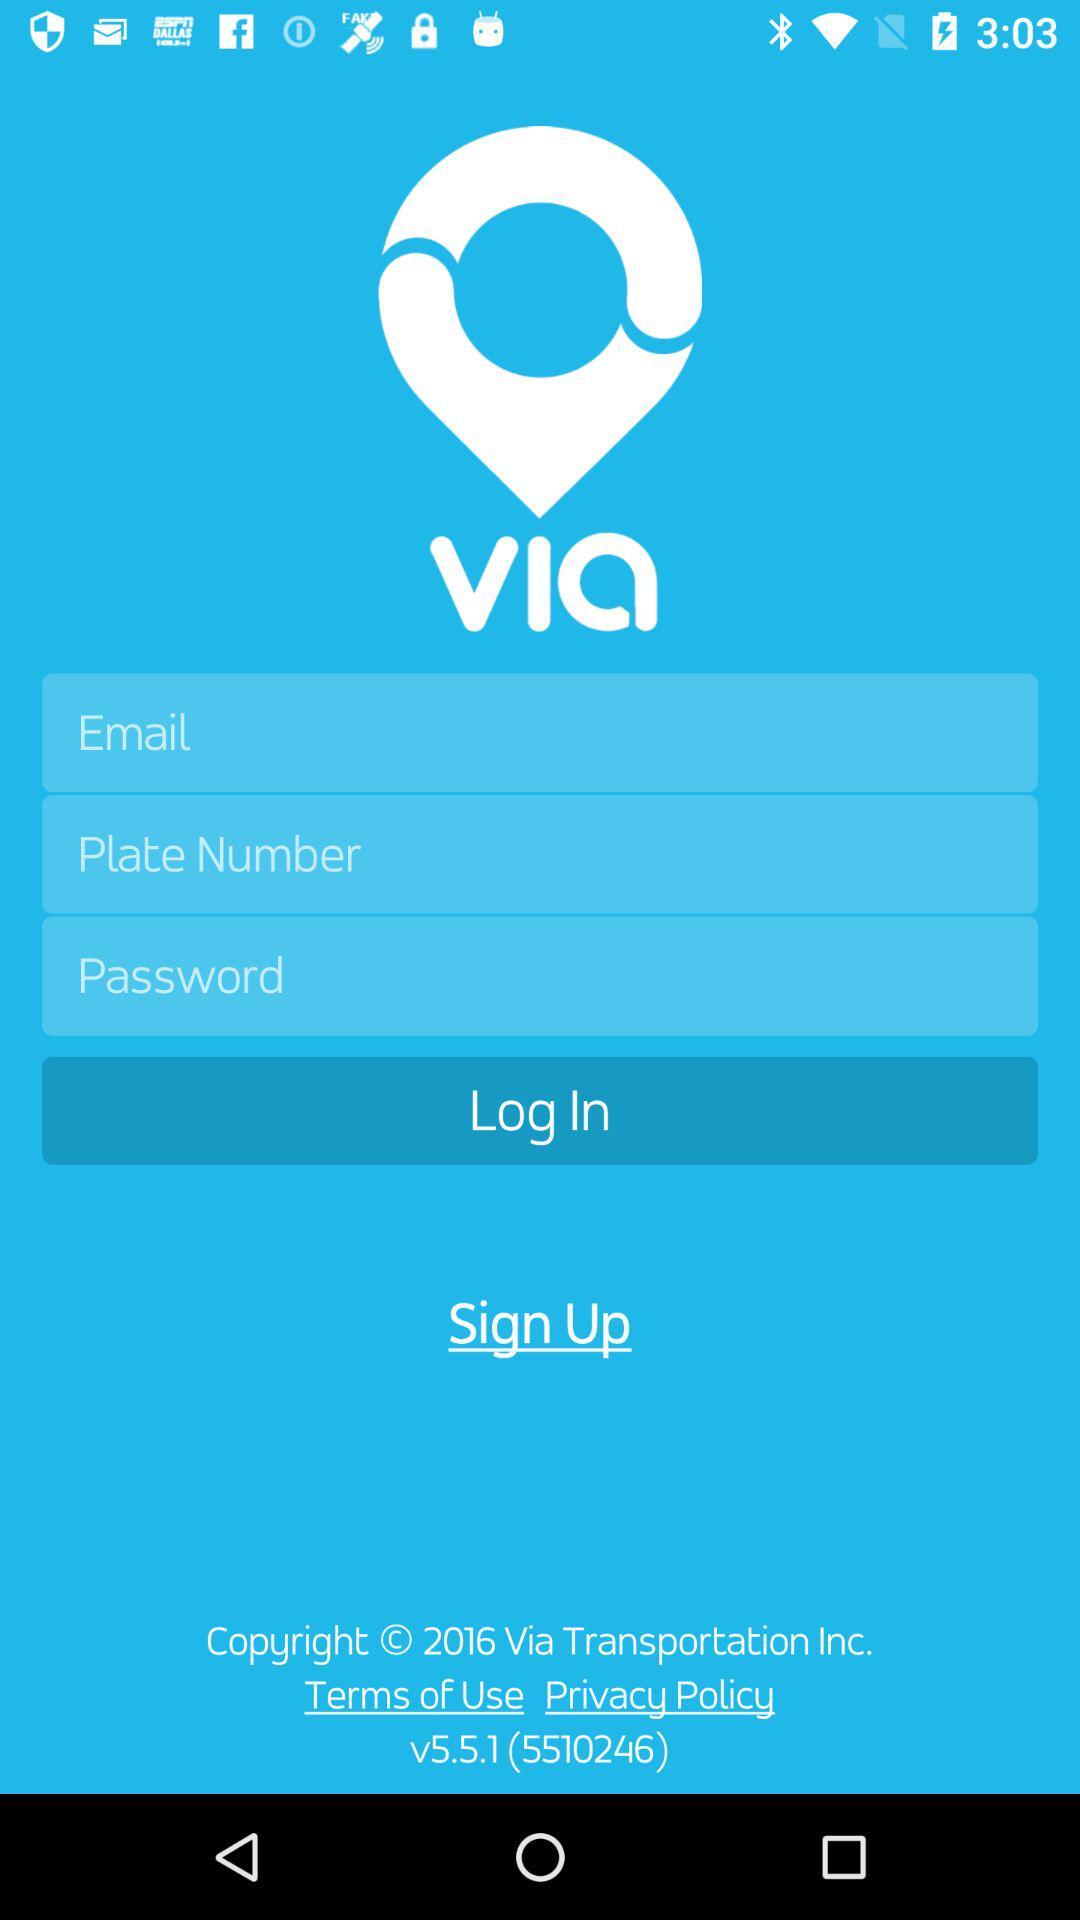 The height and width of the screenshot is (1920, 1080). I want to click on item below the log in, so click(85, 1706).